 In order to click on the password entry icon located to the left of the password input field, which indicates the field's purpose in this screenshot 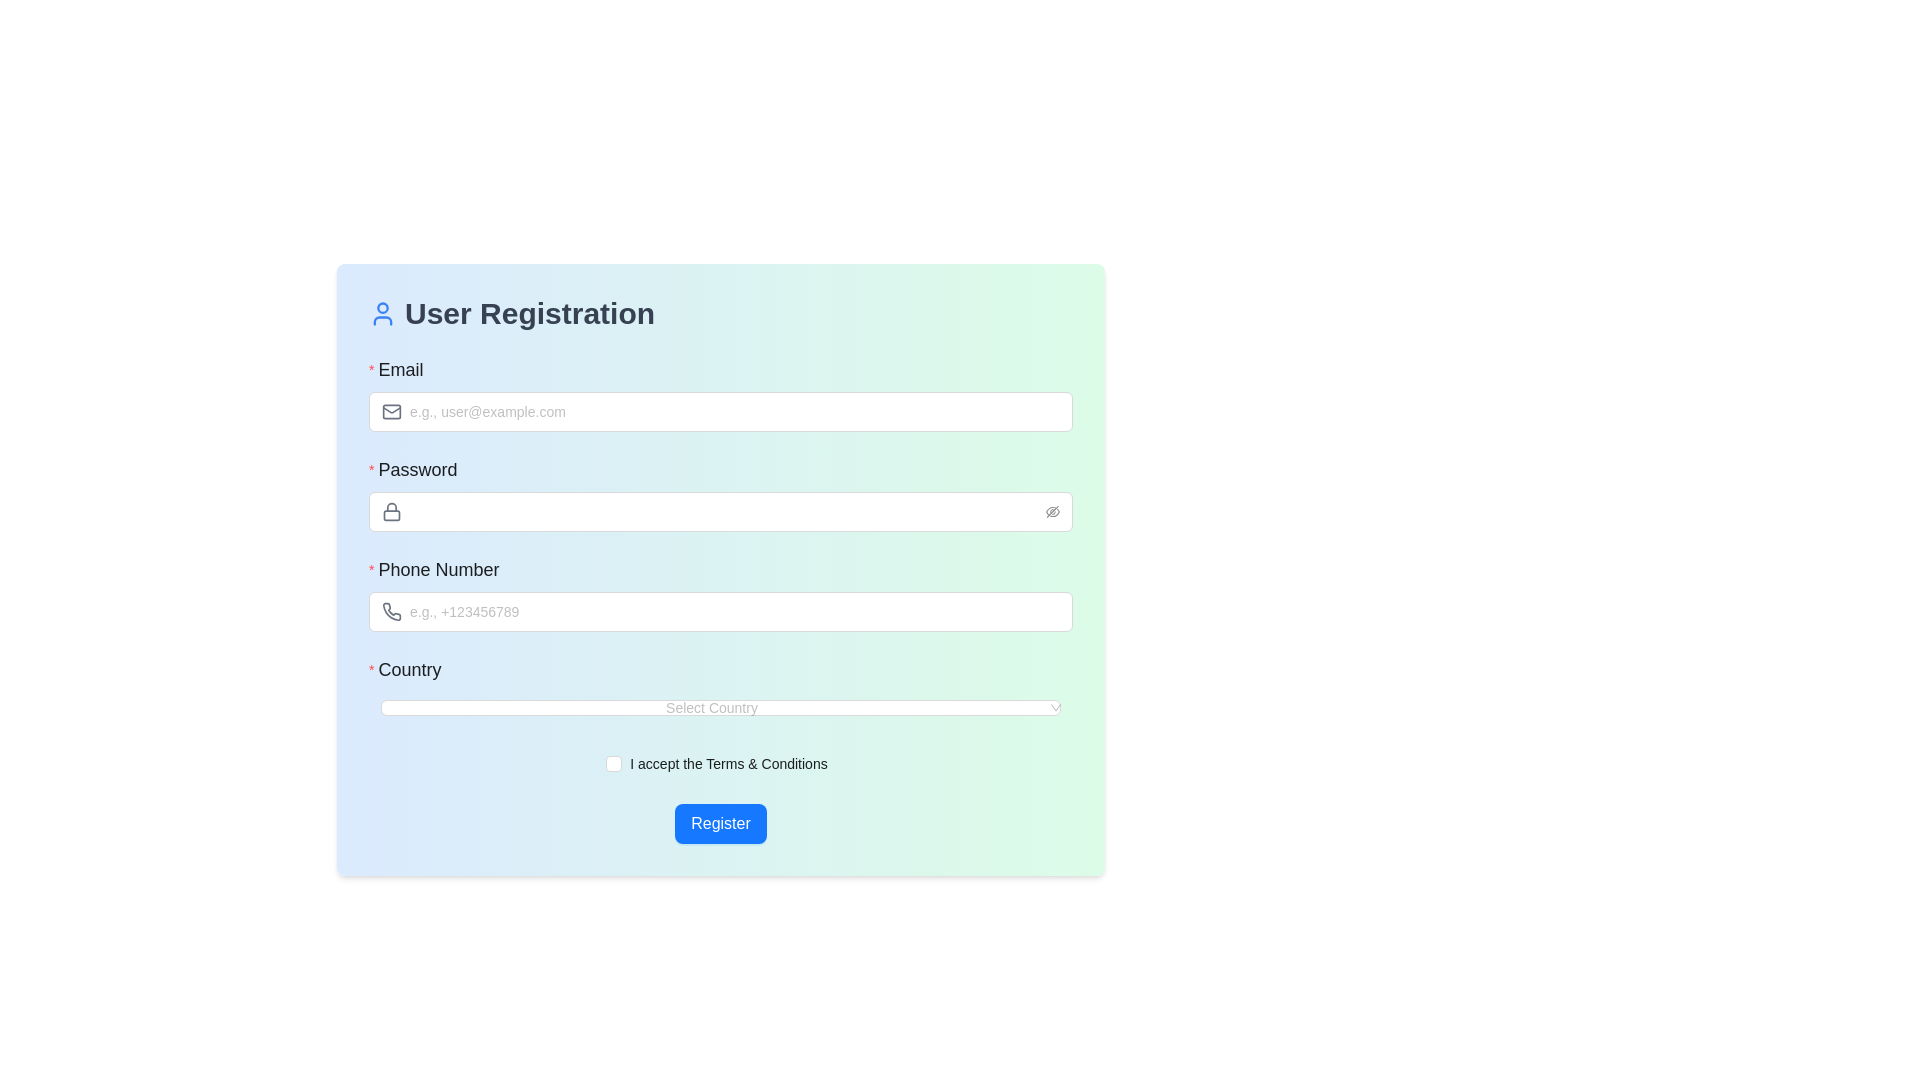, I will do `click(392, 511)`.